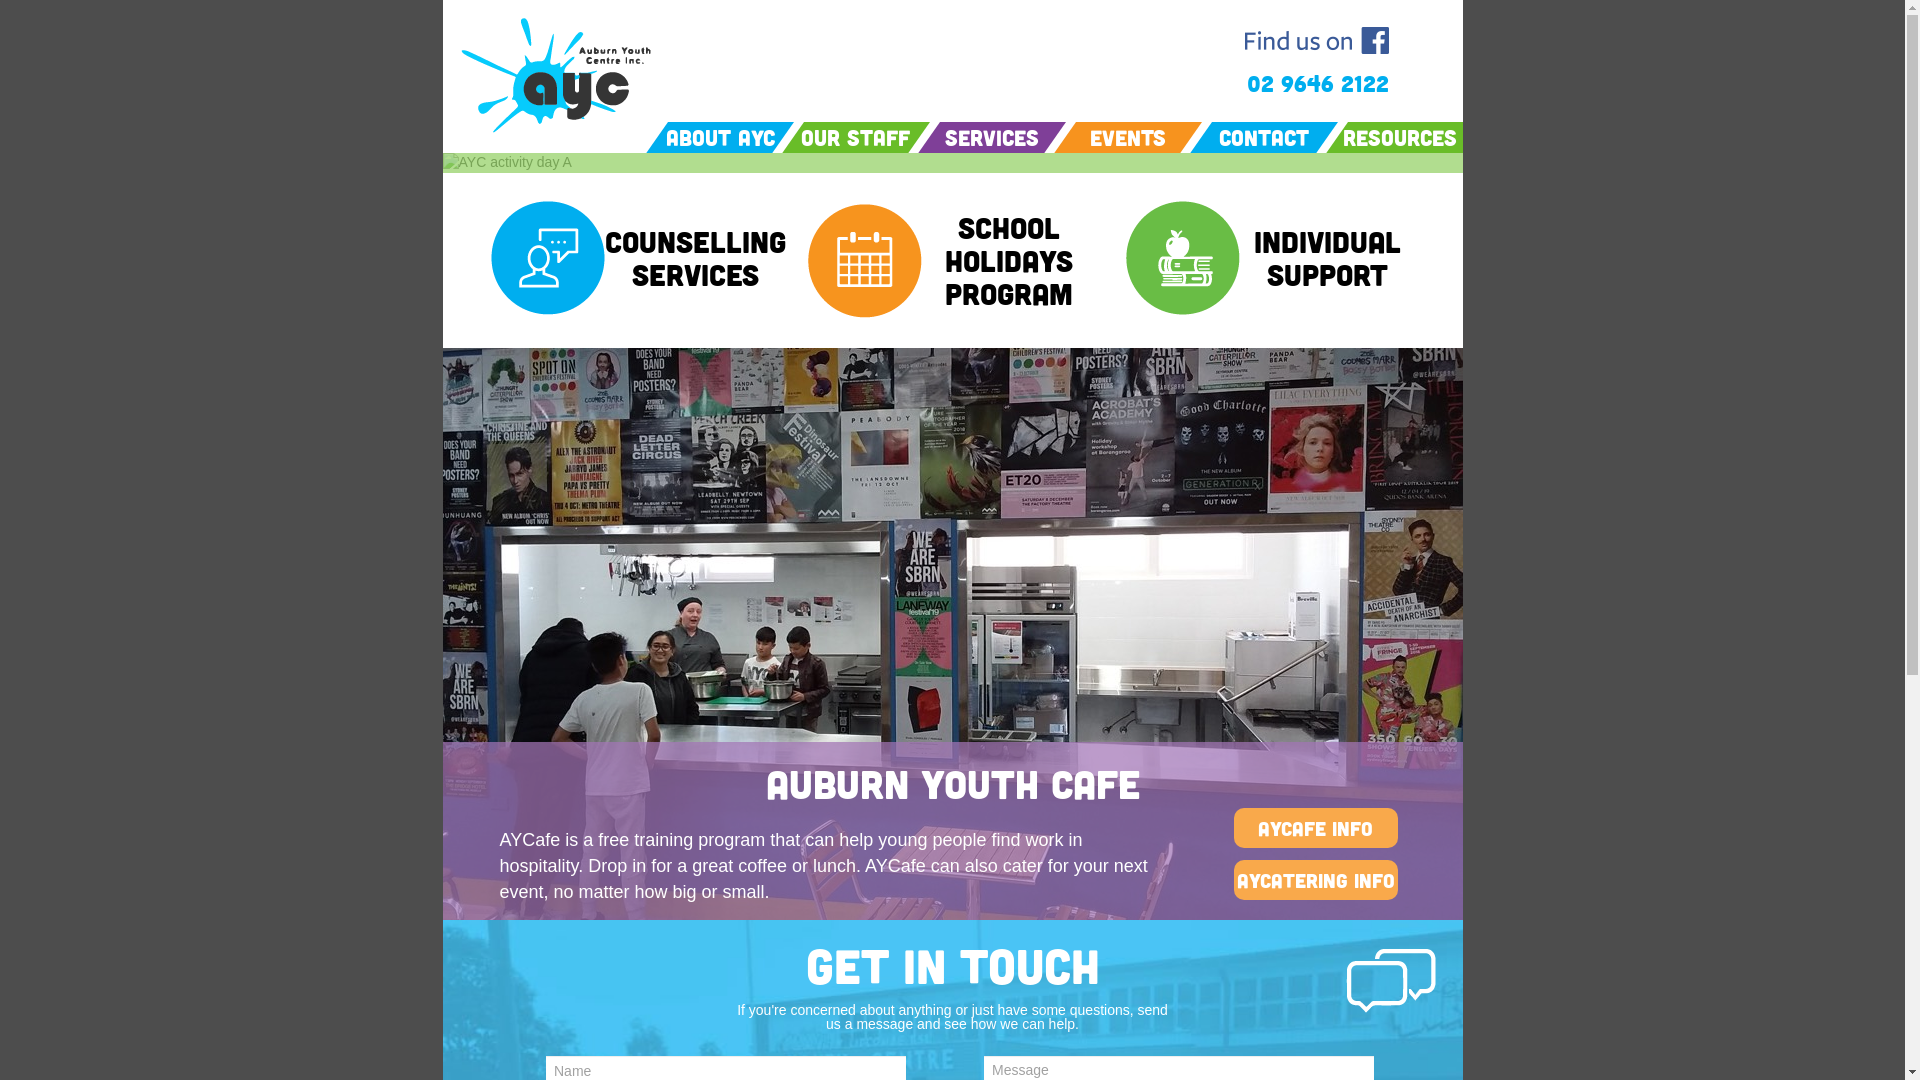 The image size is (1920, 1080). Describe the element at coordinates (1238, 257) in the screenshot. I see `'Individual Support'` at that location.